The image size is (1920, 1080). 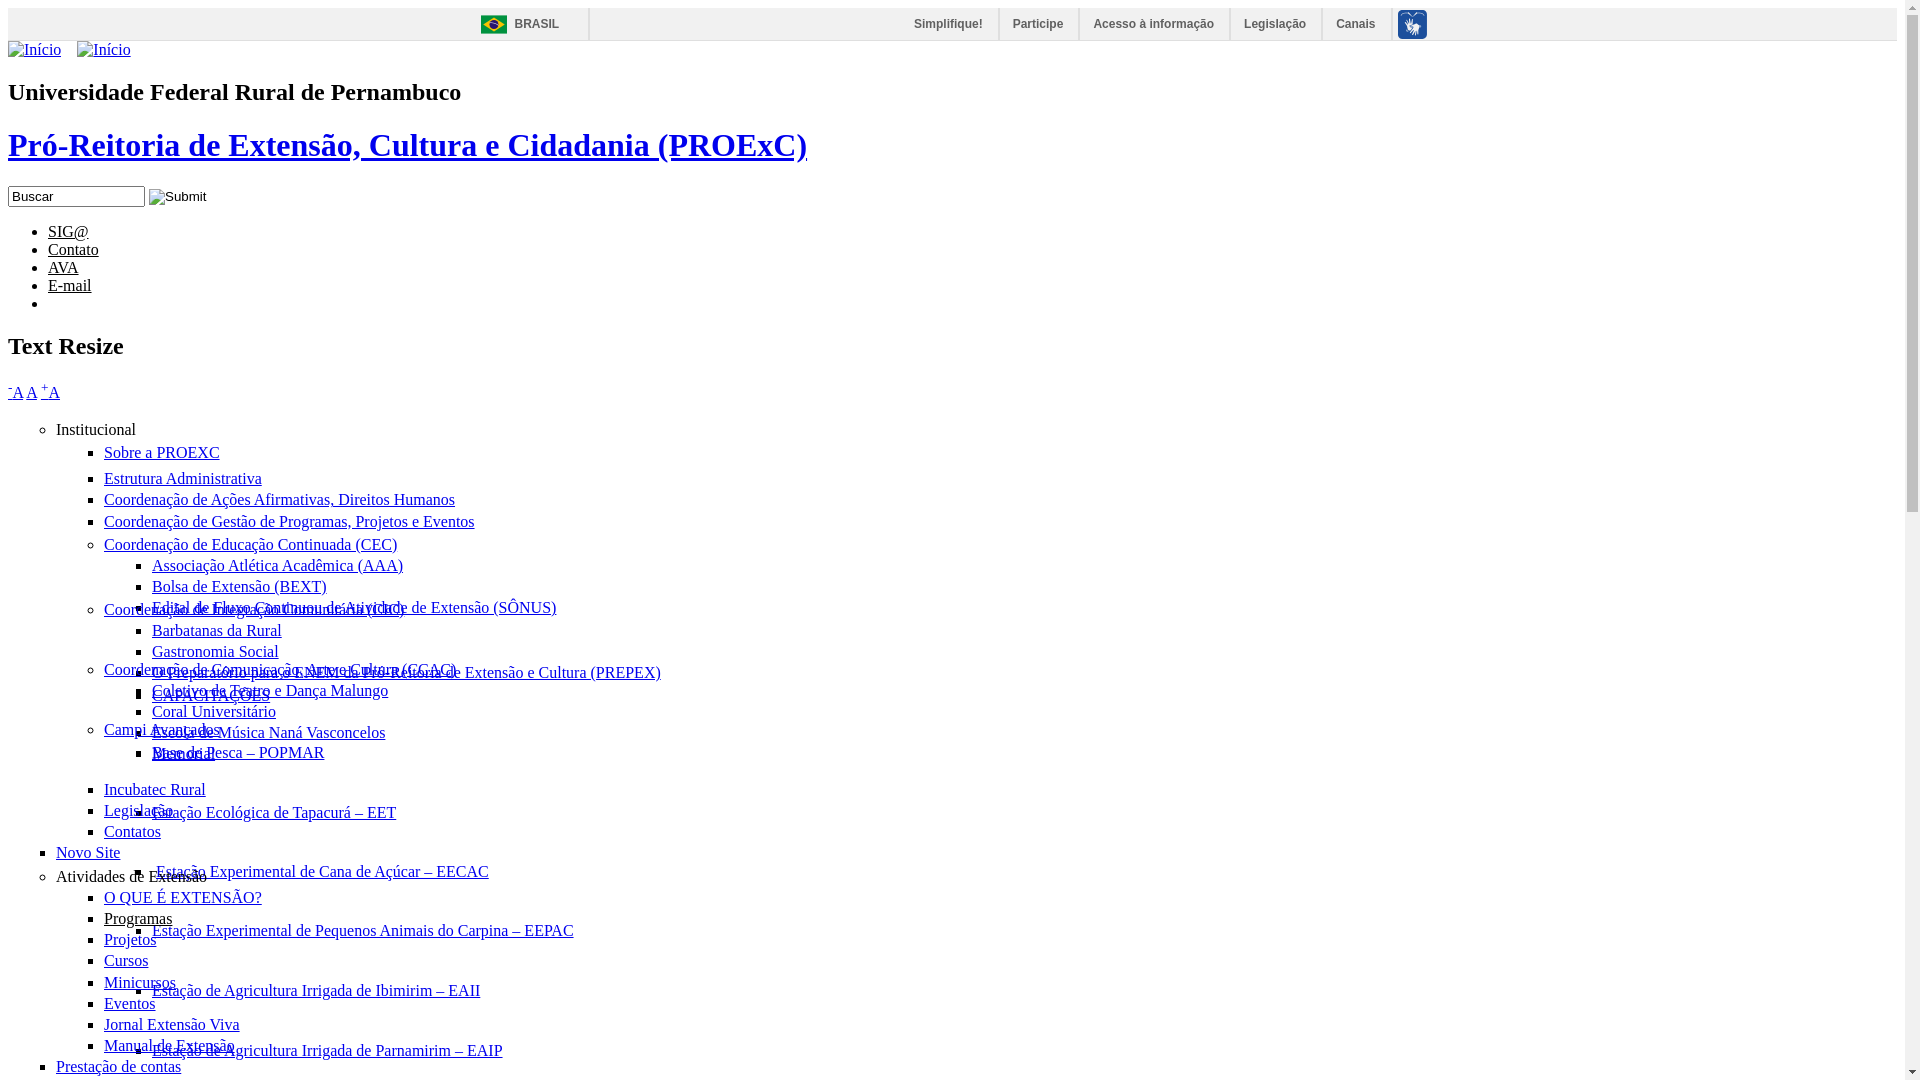 I want to click on 'Contatos', so click(x=131, y=831).